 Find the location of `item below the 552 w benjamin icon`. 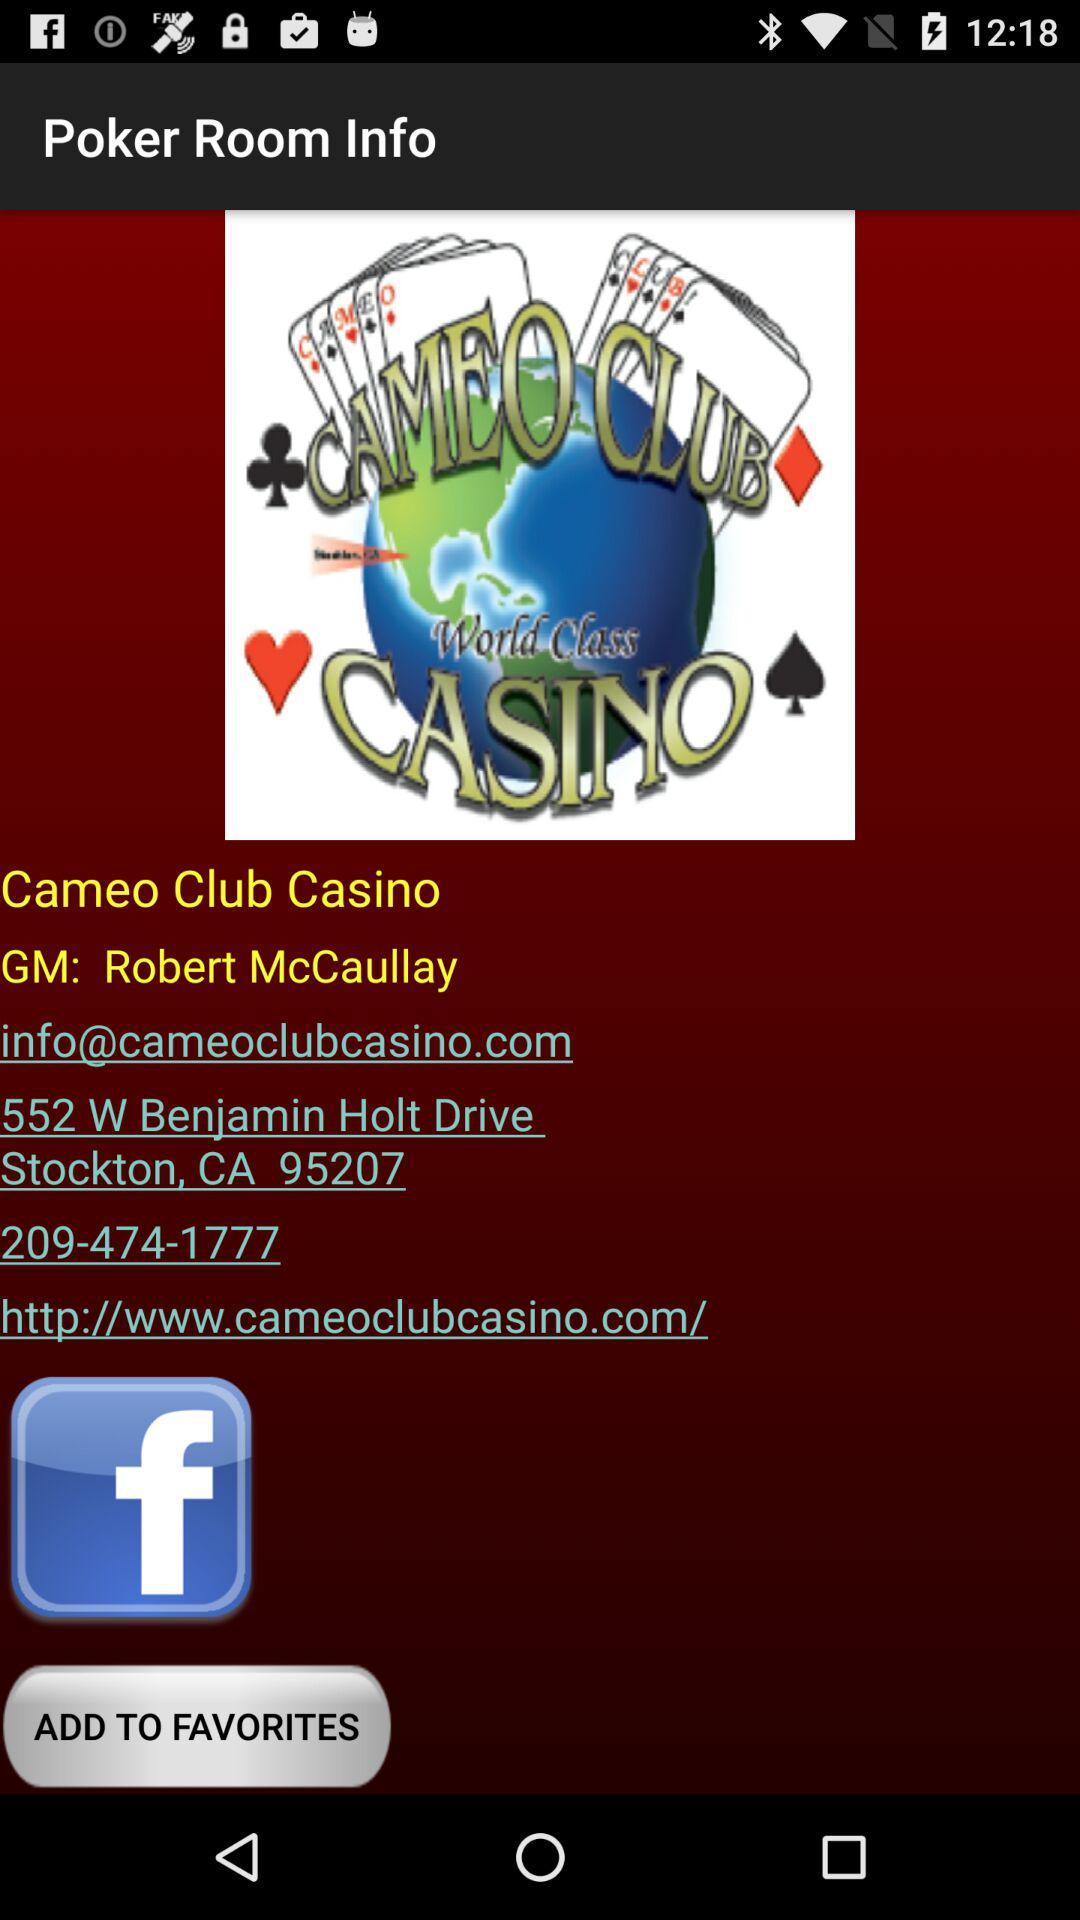

item below the 552 w benjamin icon is located at coordinates (139, 1233).